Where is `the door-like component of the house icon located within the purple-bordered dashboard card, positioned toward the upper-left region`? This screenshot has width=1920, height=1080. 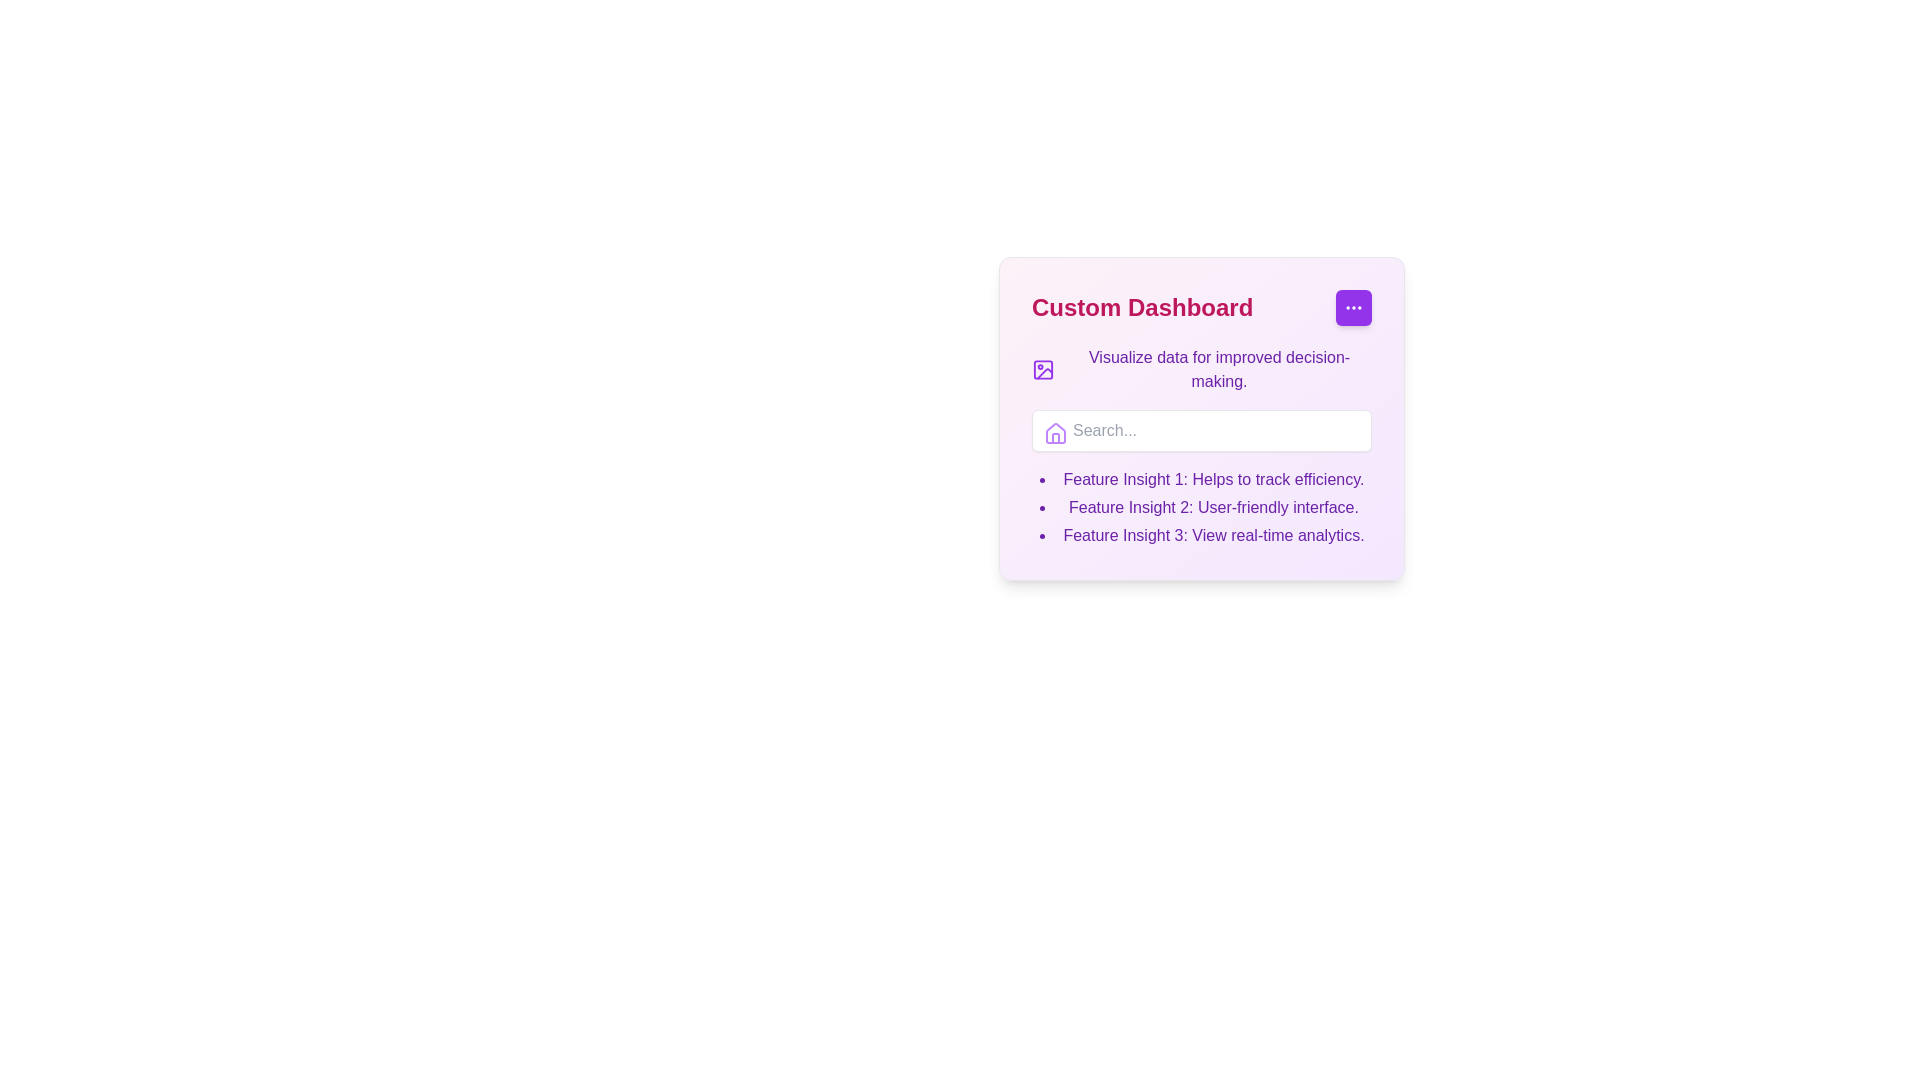
the door-like component of the house icon located within the purple-bordered dashboard card, positioned toward the upper-left region is located at coordinates (1055, 437).